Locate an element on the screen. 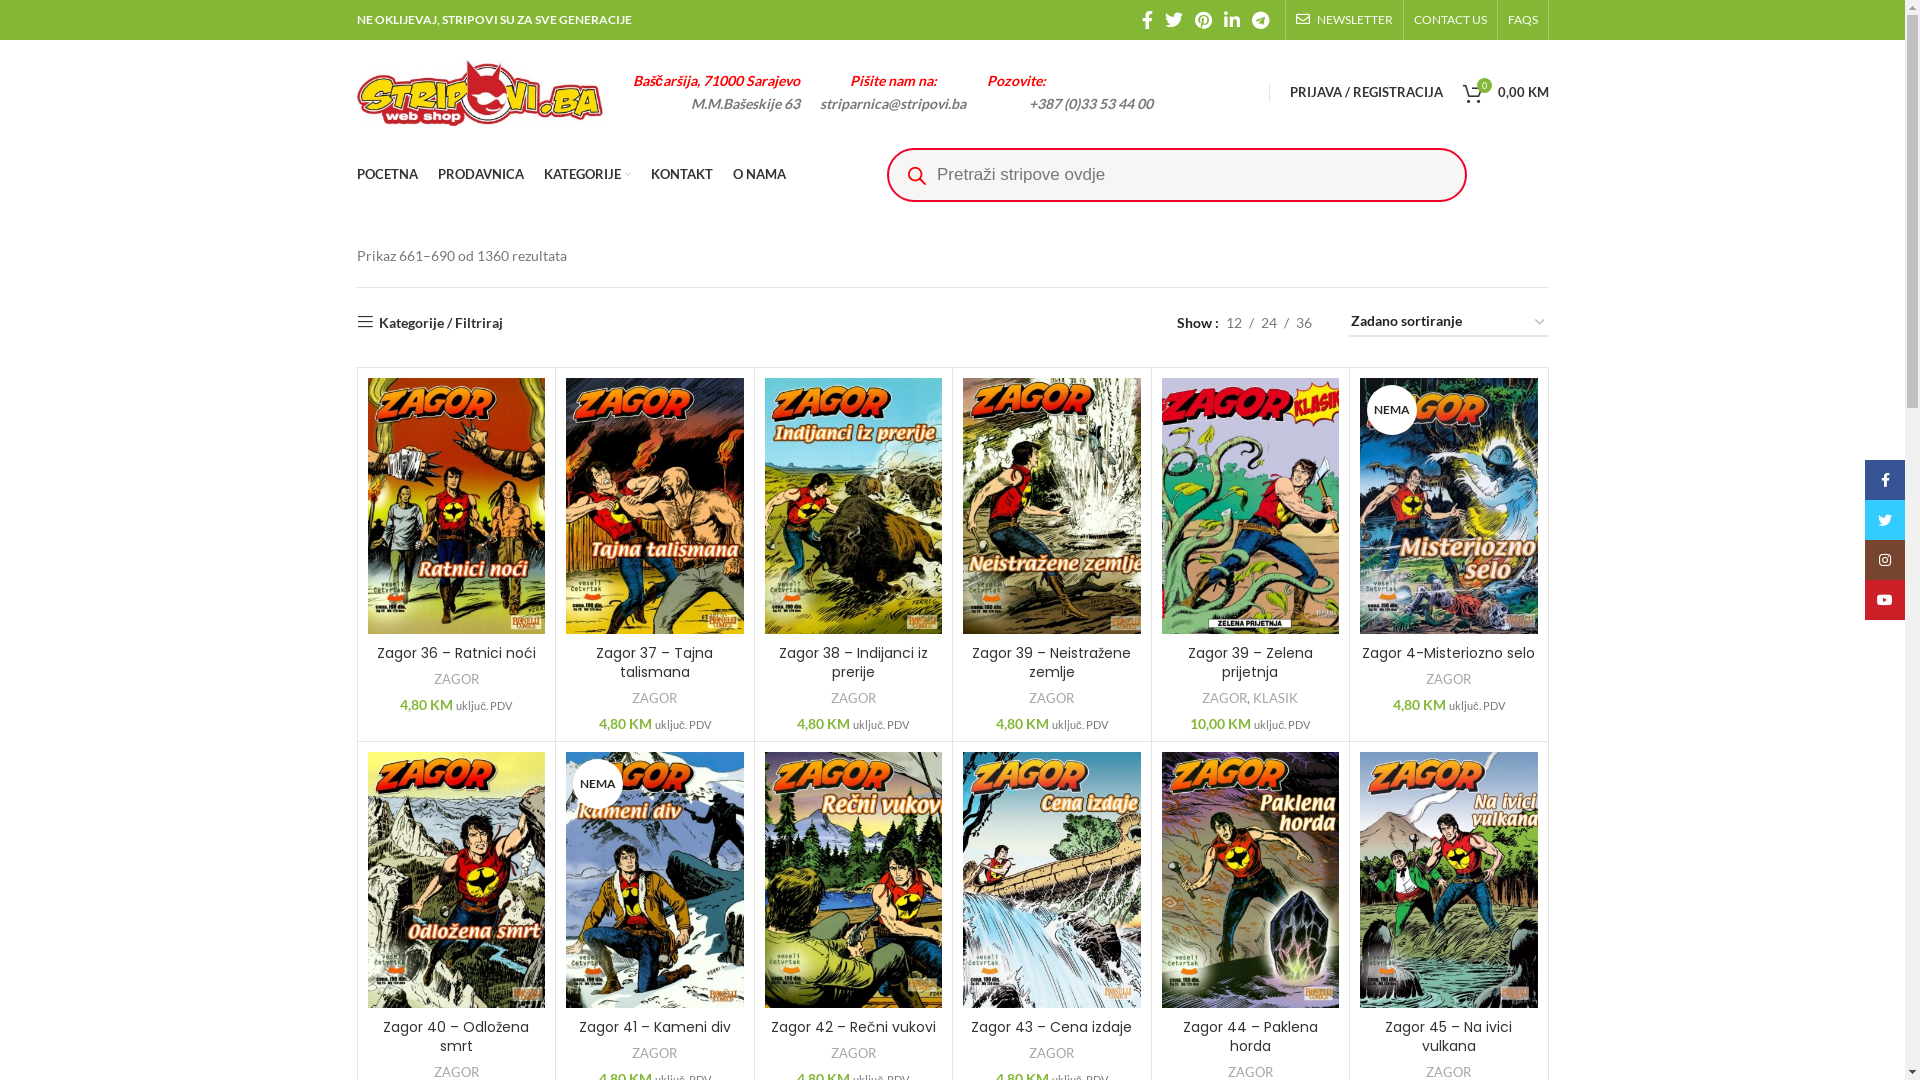 This screenshot has height=1080, width=1920. '0 is located at coordinates (1505, 92).